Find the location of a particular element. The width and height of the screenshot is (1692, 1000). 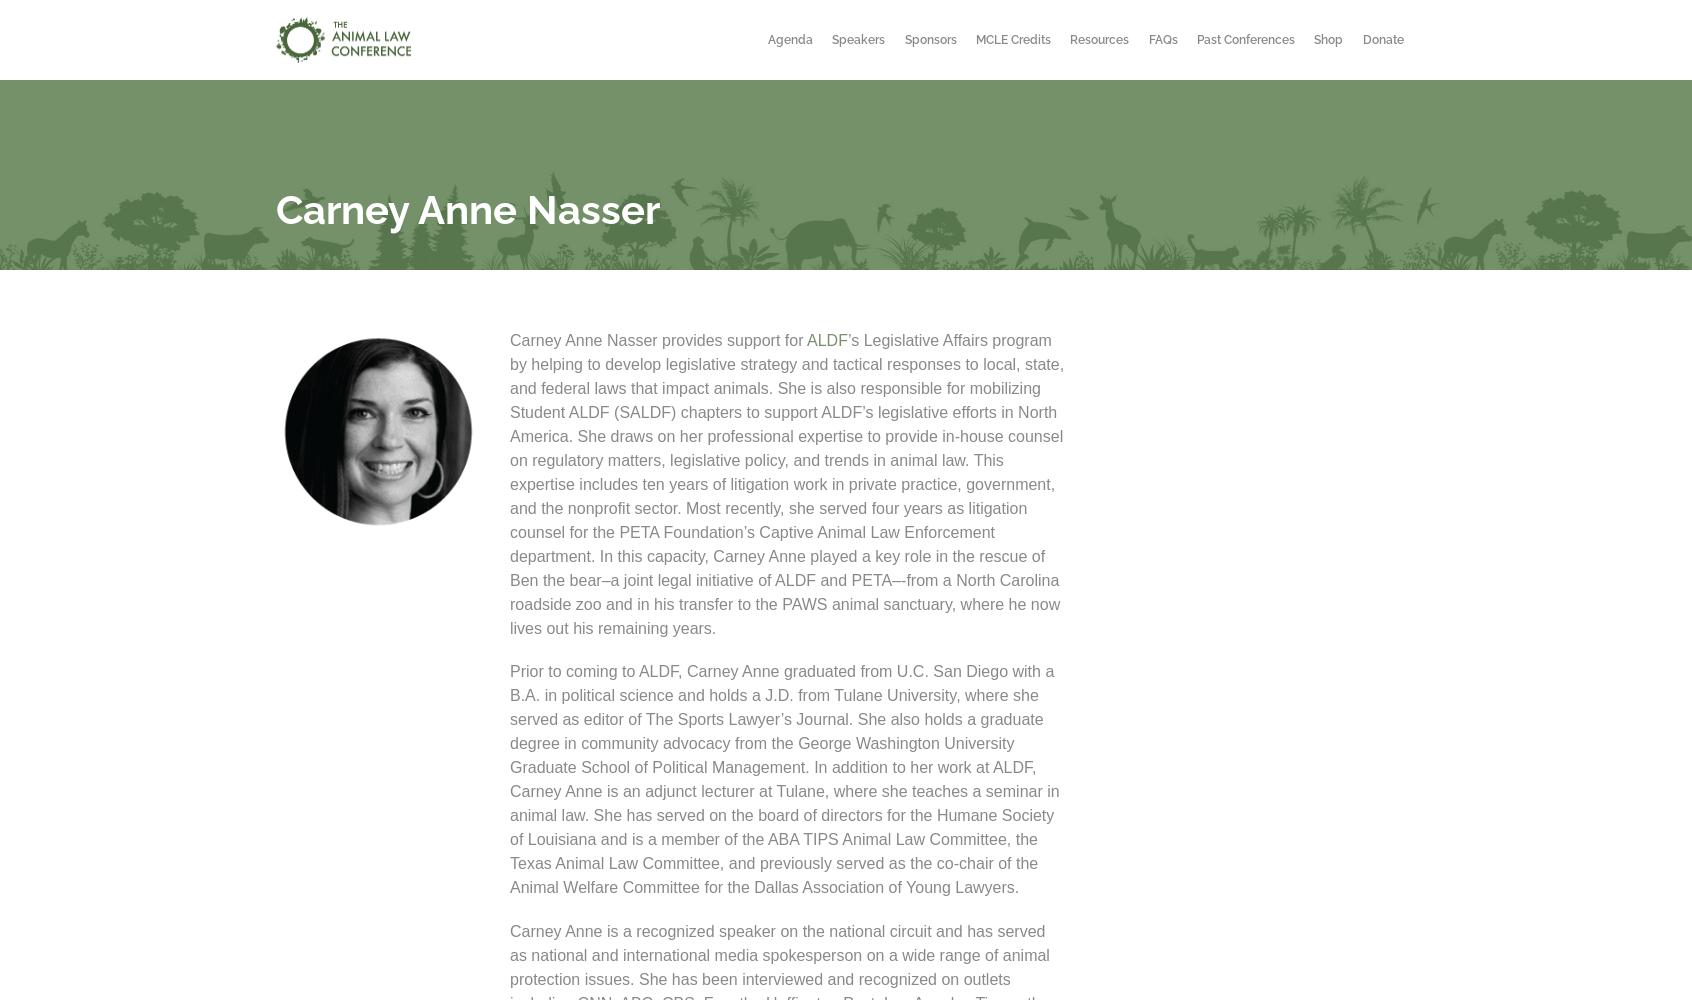

'FAQs' is located at coordinates (1161, 40).